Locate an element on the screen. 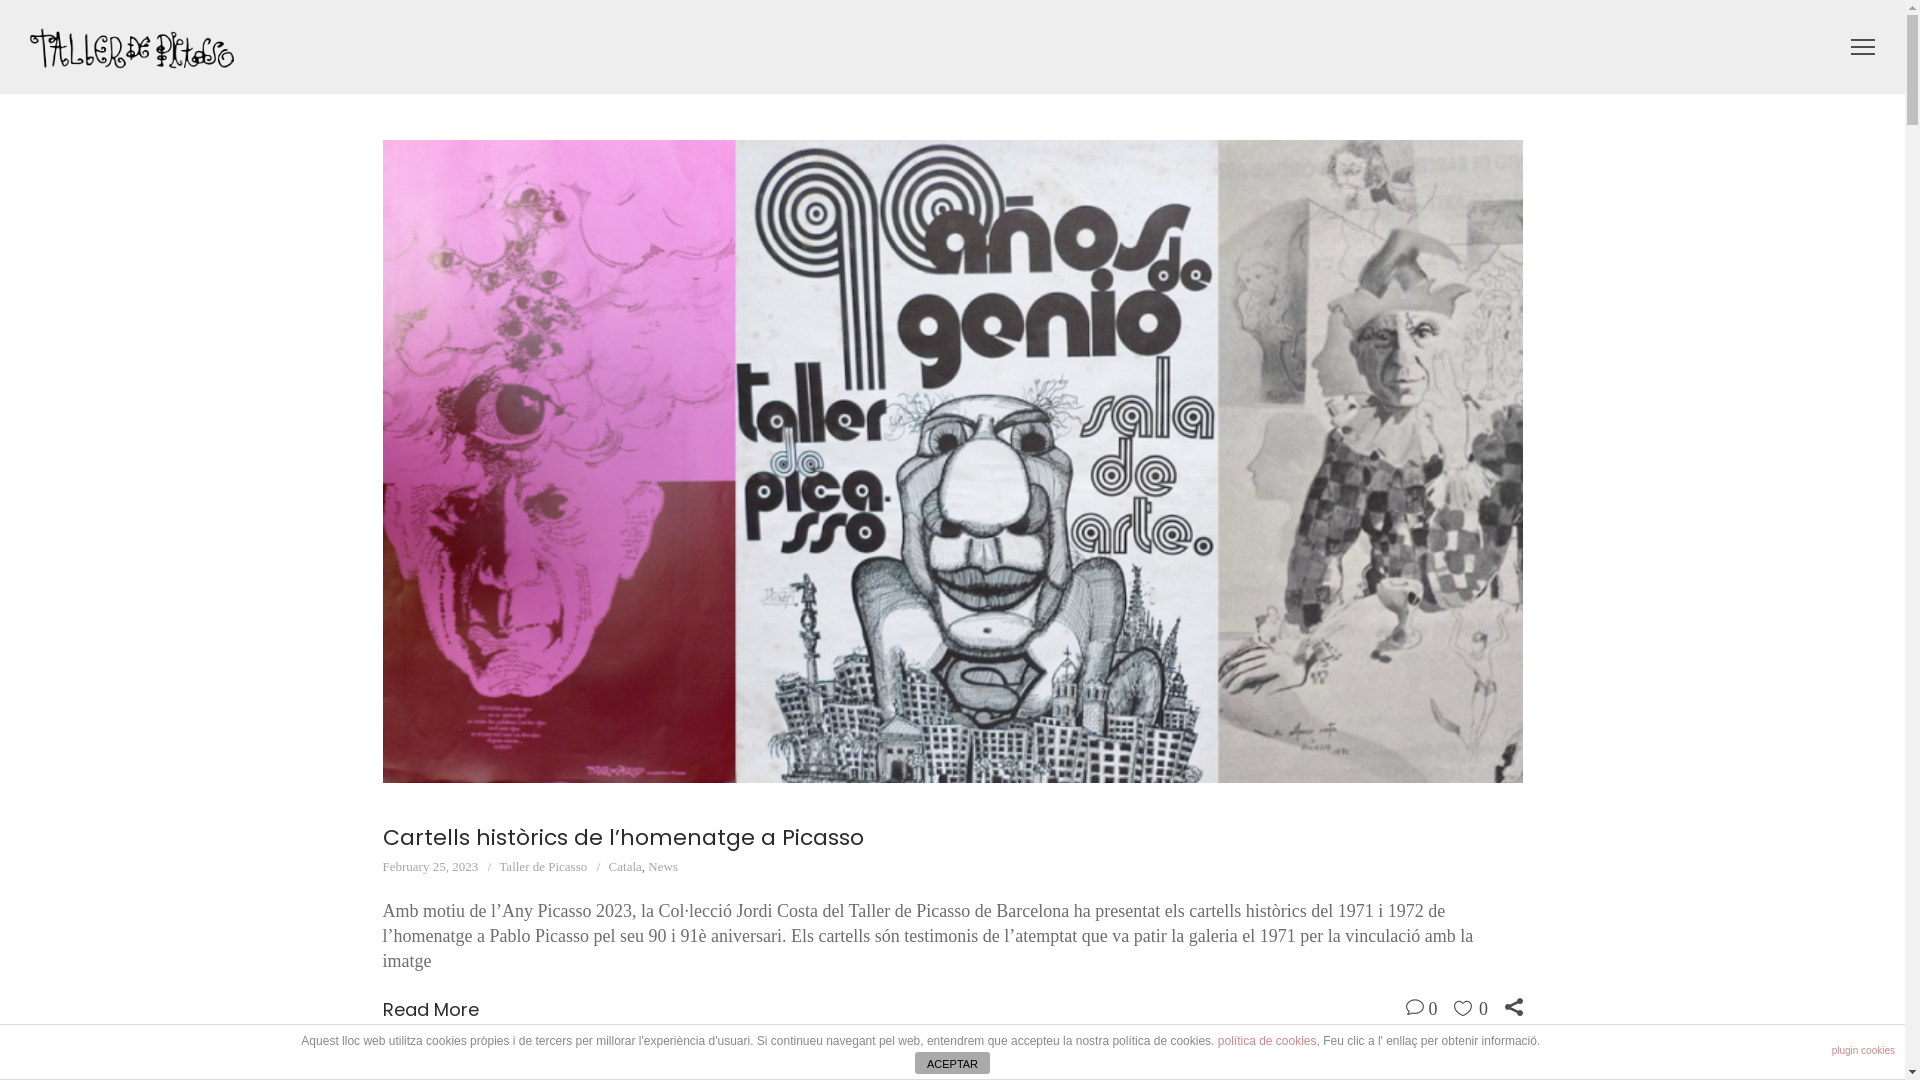  'Read More' is located at coordinates (429, 1009).